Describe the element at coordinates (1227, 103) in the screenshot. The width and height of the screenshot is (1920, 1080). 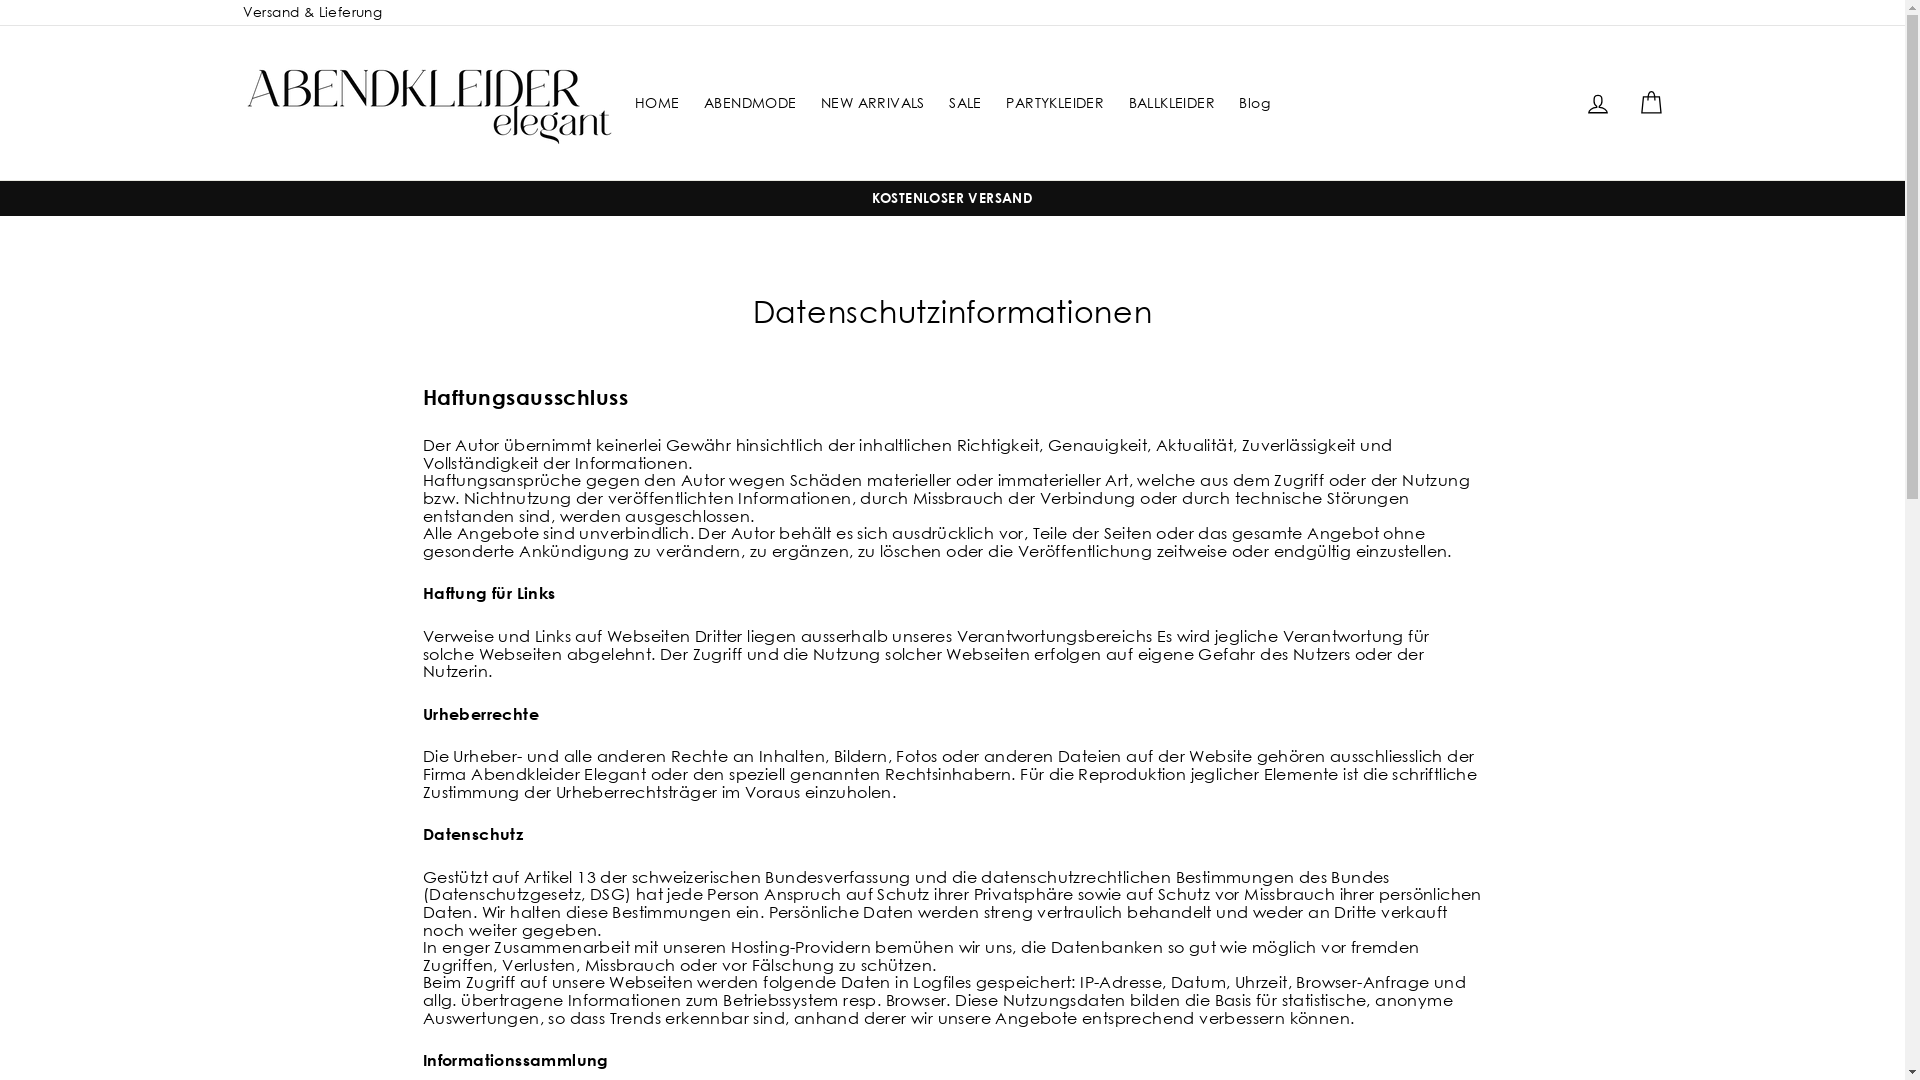
I see `'Blog'` at that location.